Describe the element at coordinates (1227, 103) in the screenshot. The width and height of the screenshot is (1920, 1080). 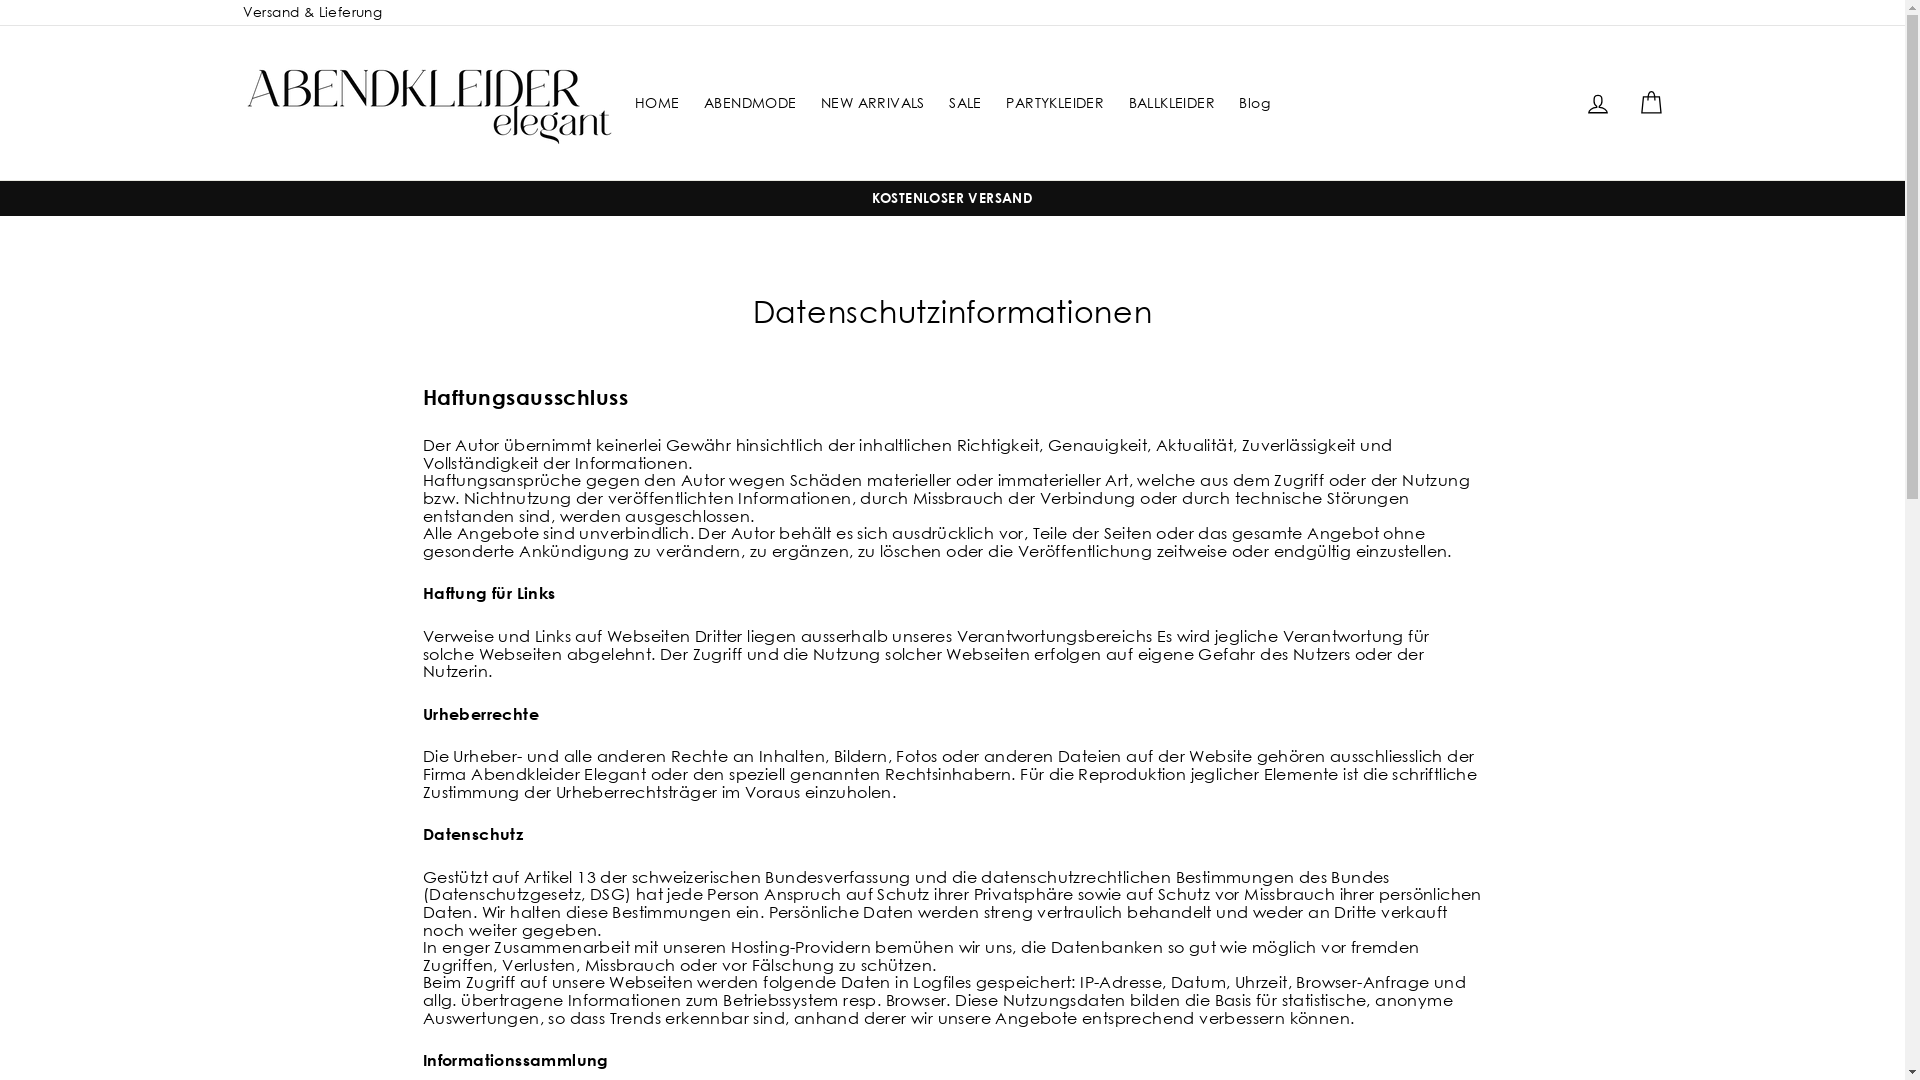
I see `'Blog'` at that location.